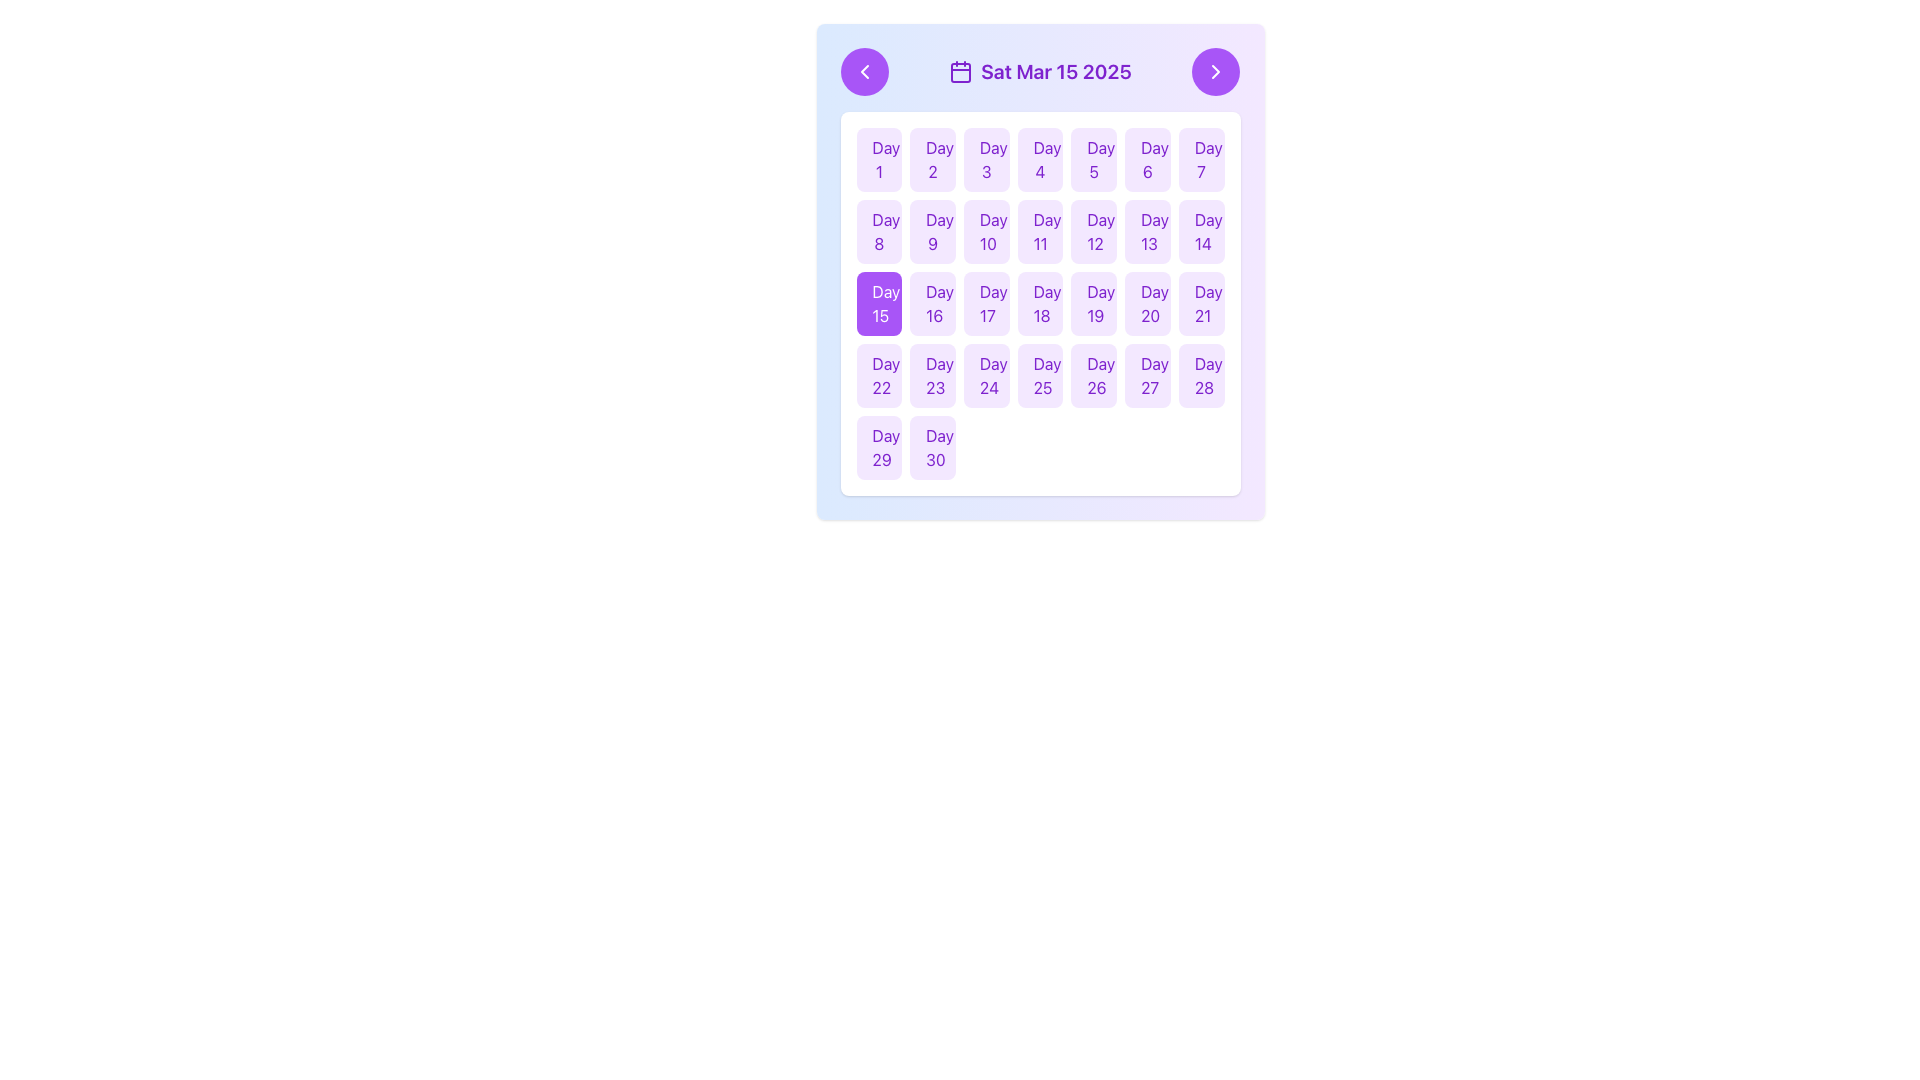 This screenshot has height=1080, width=1920. Describe the element at coordinates (1040, 304) in the screenshot. I see `the 'Day 18' button, which is a rounded rectangular button with a light purple background and dark purple text, located in the calendar view grid` at that location.